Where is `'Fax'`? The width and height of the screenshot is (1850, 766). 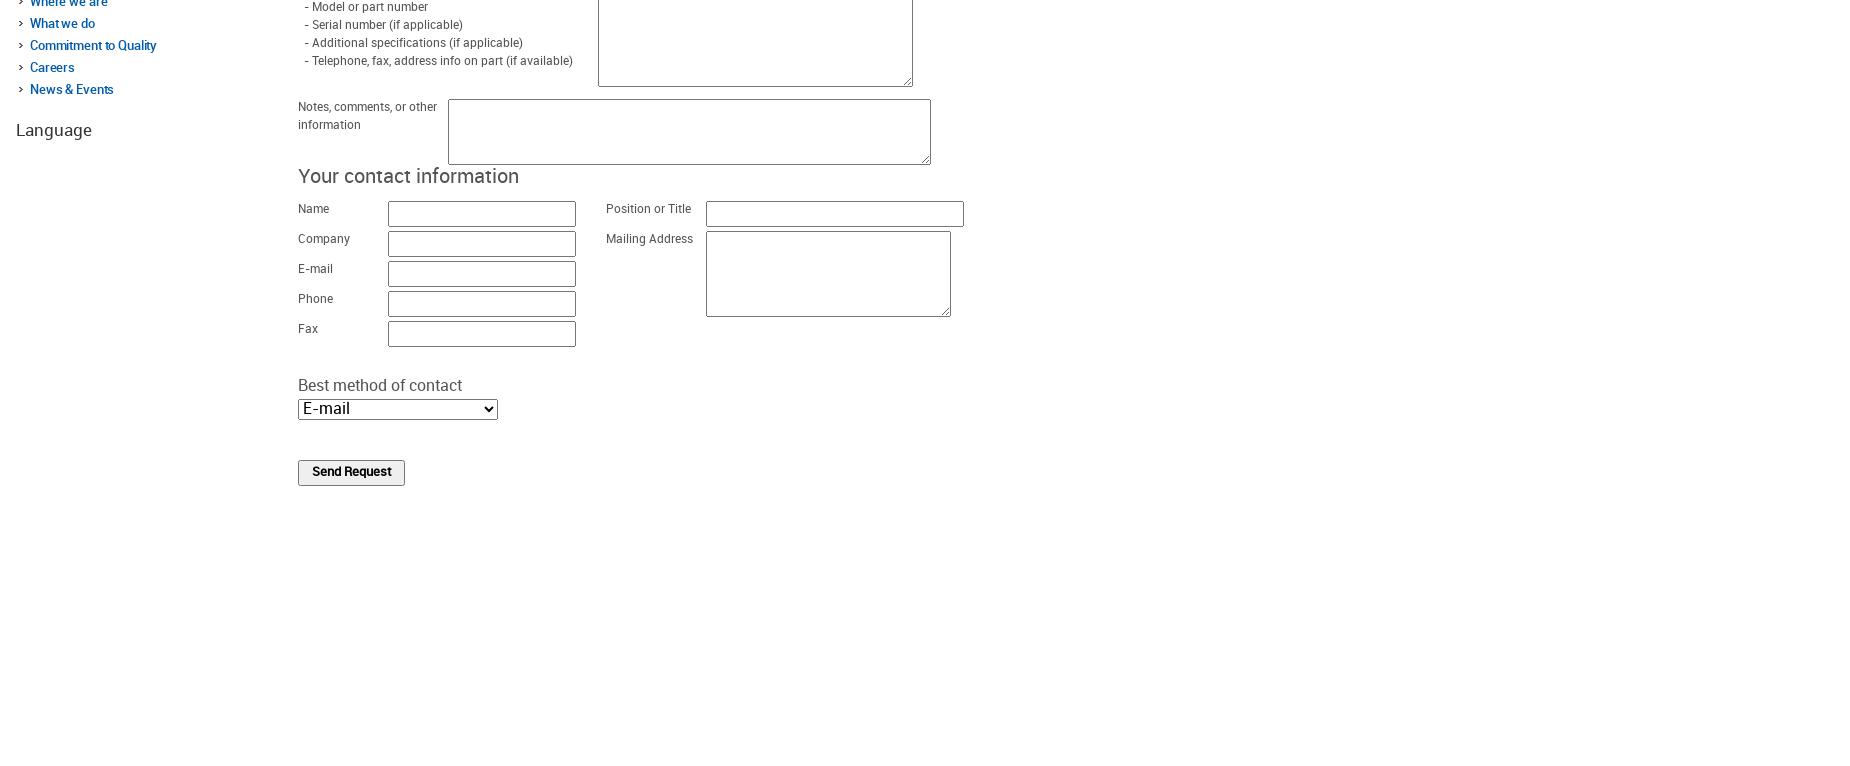
'Fax' is located at coordinates (297, 328).